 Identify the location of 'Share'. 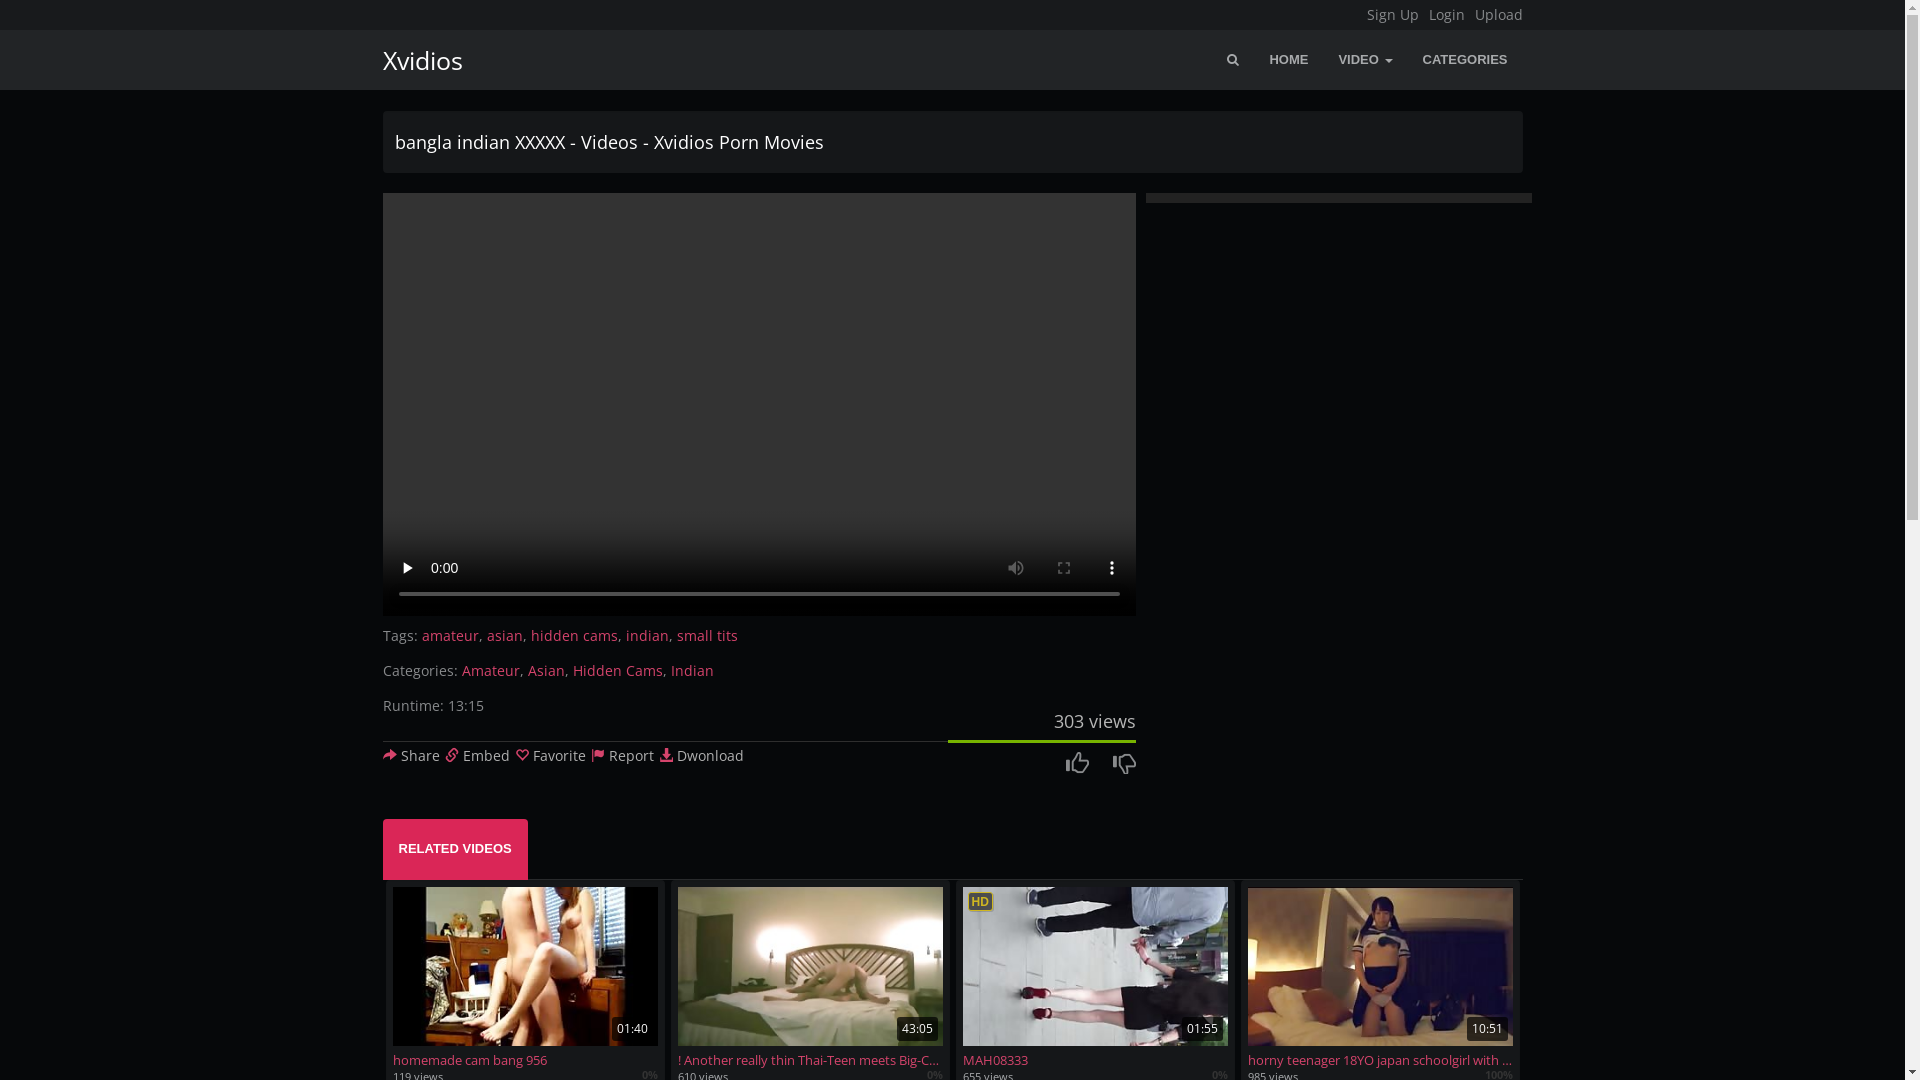
(409, 755).